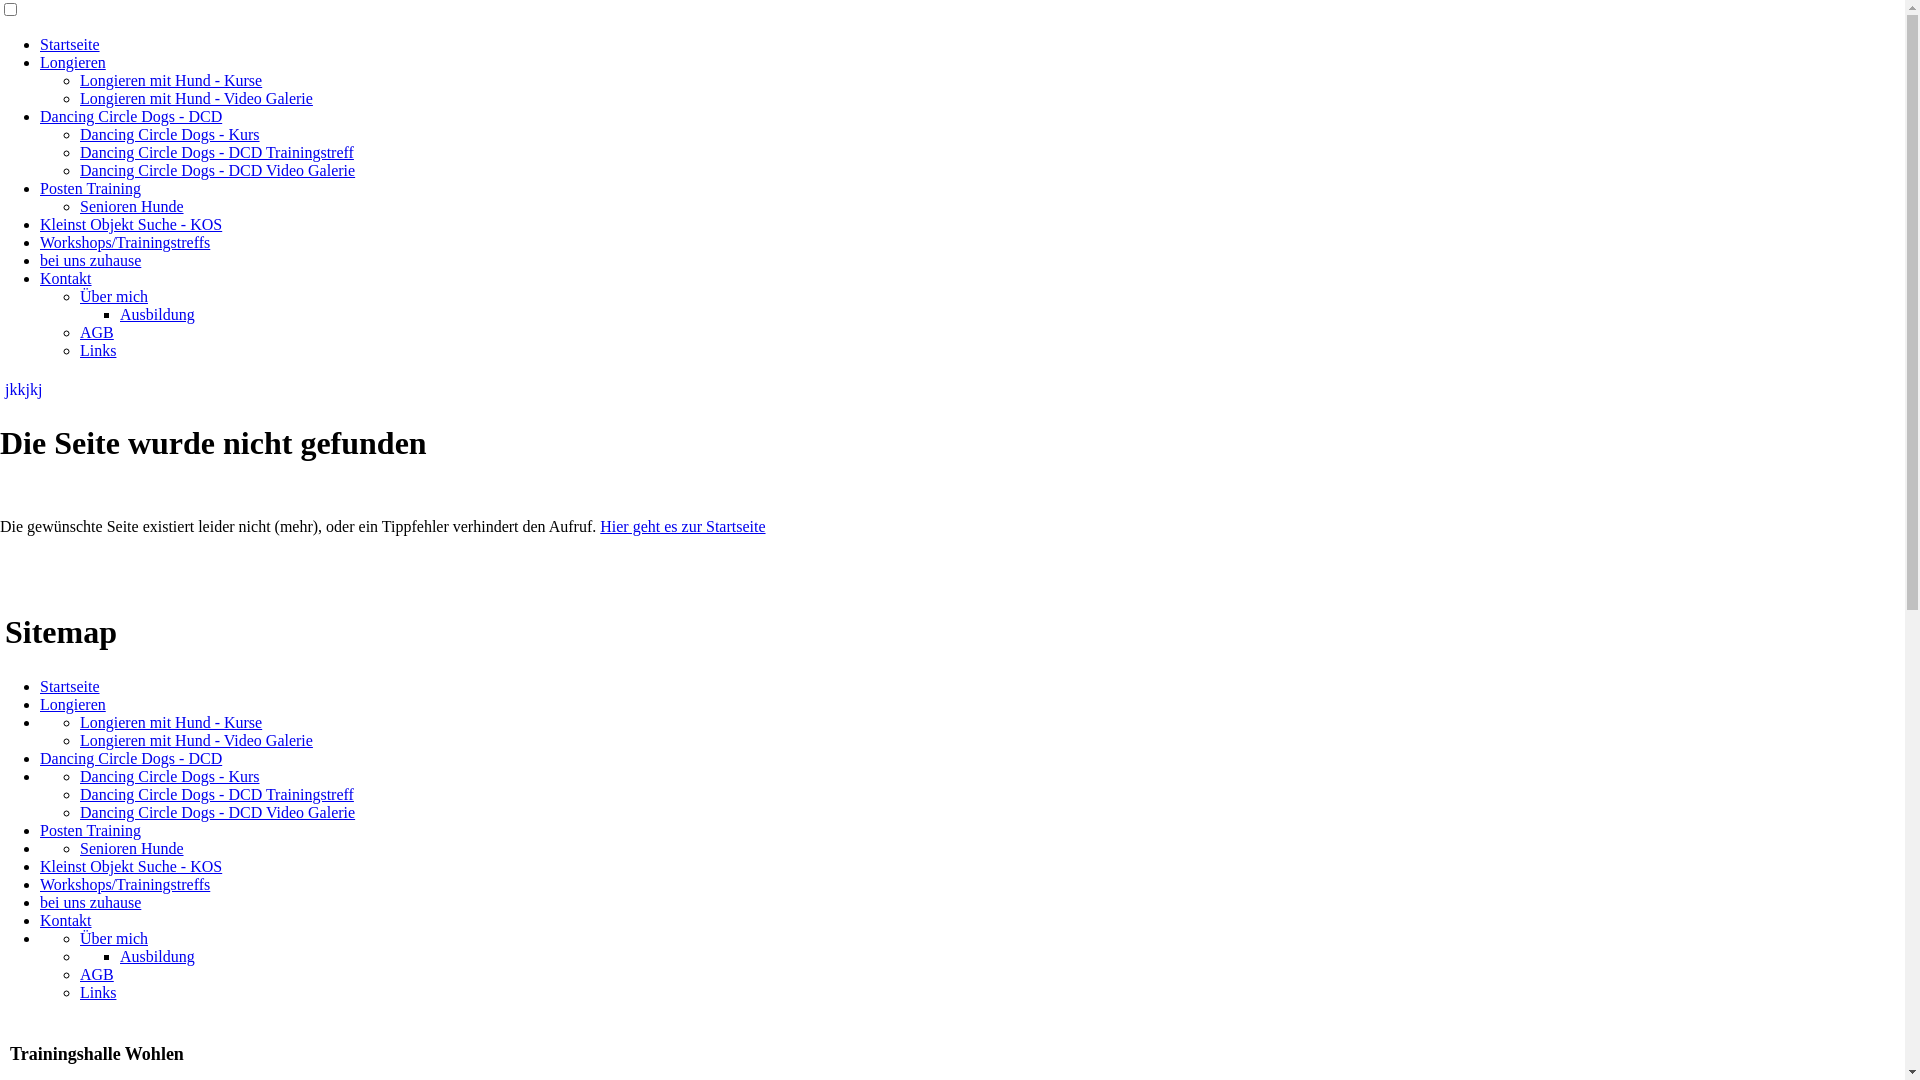 This screenshot has height=1080, width=1920. What do you see at coordinates (682, 525) in the screenshot?
I see `'Hier geht es zur Startseite'` at bounding box center [682, 525].